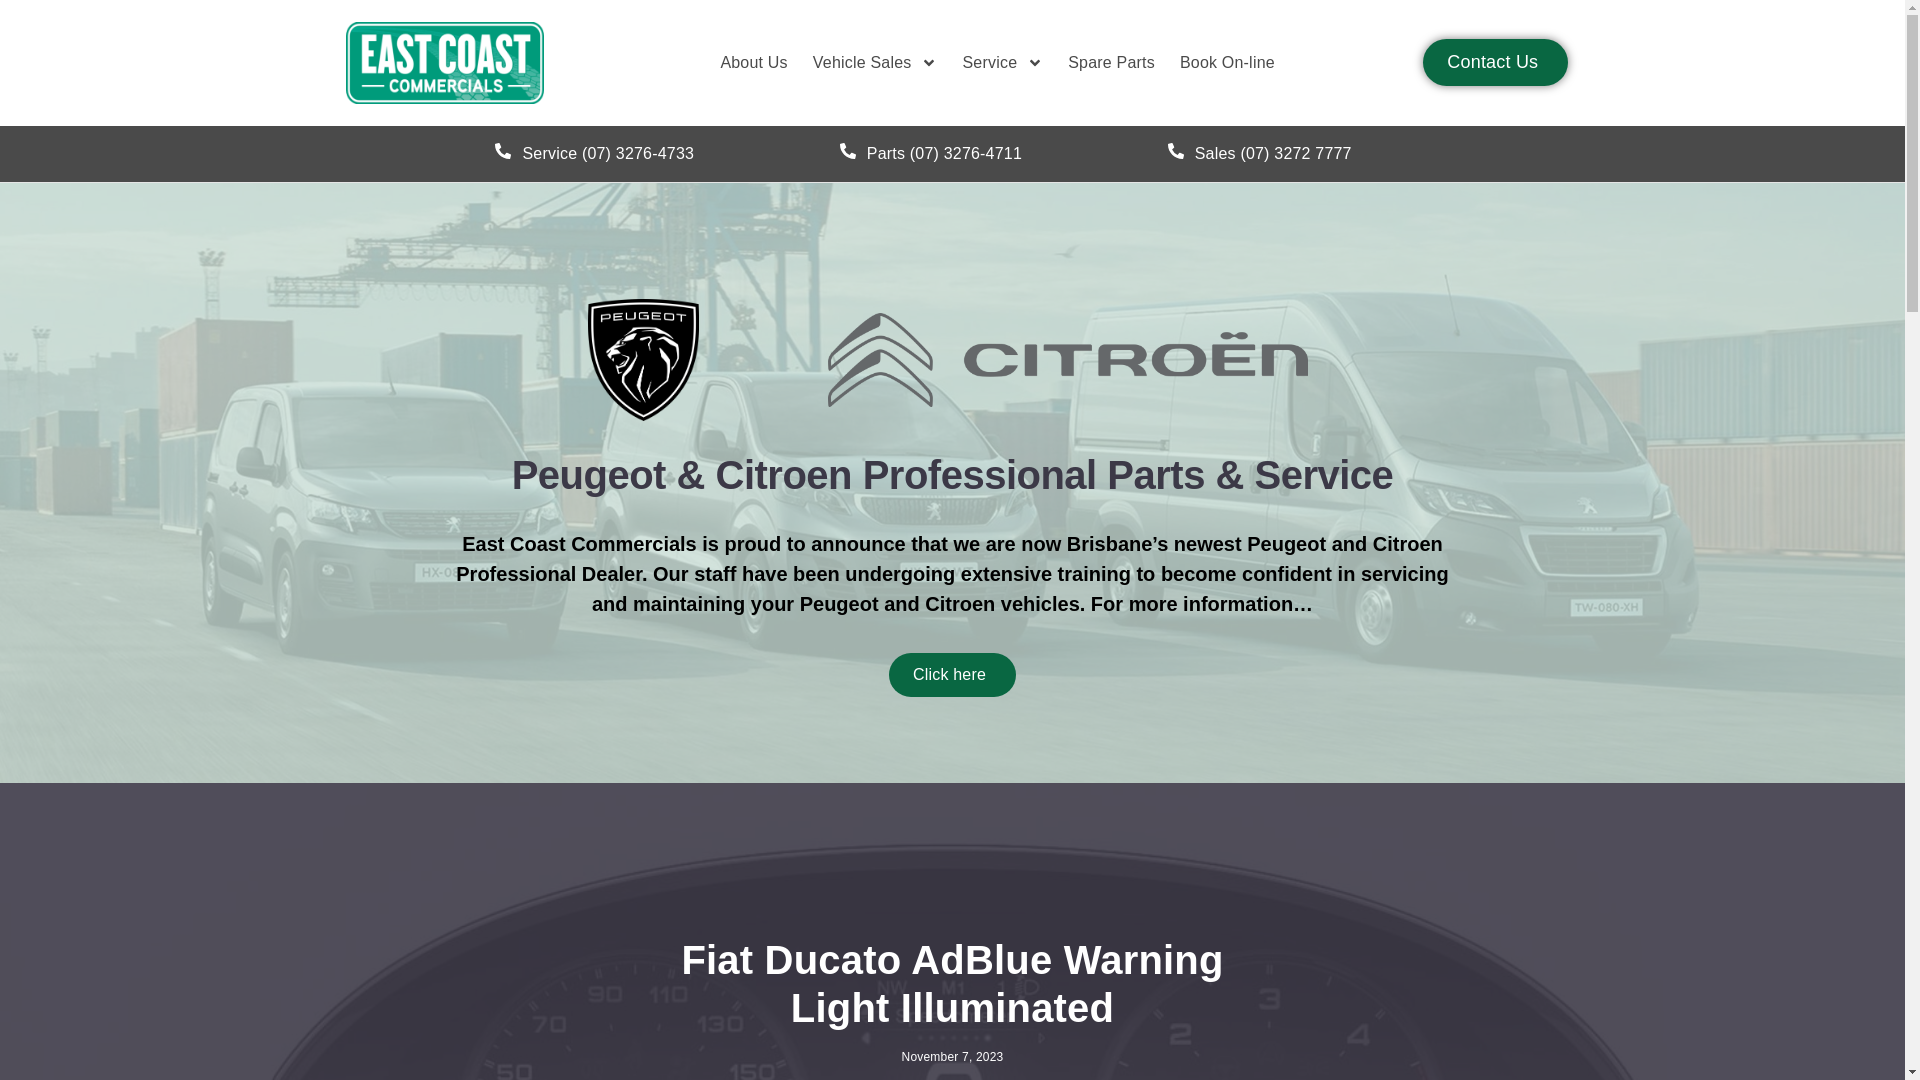 The width and height of the screenshot is (1920, 1080). Describe the element at coordinates (1258, 153) in the screenshot. I see `'Sales (07) 3272 7777'` at that location.